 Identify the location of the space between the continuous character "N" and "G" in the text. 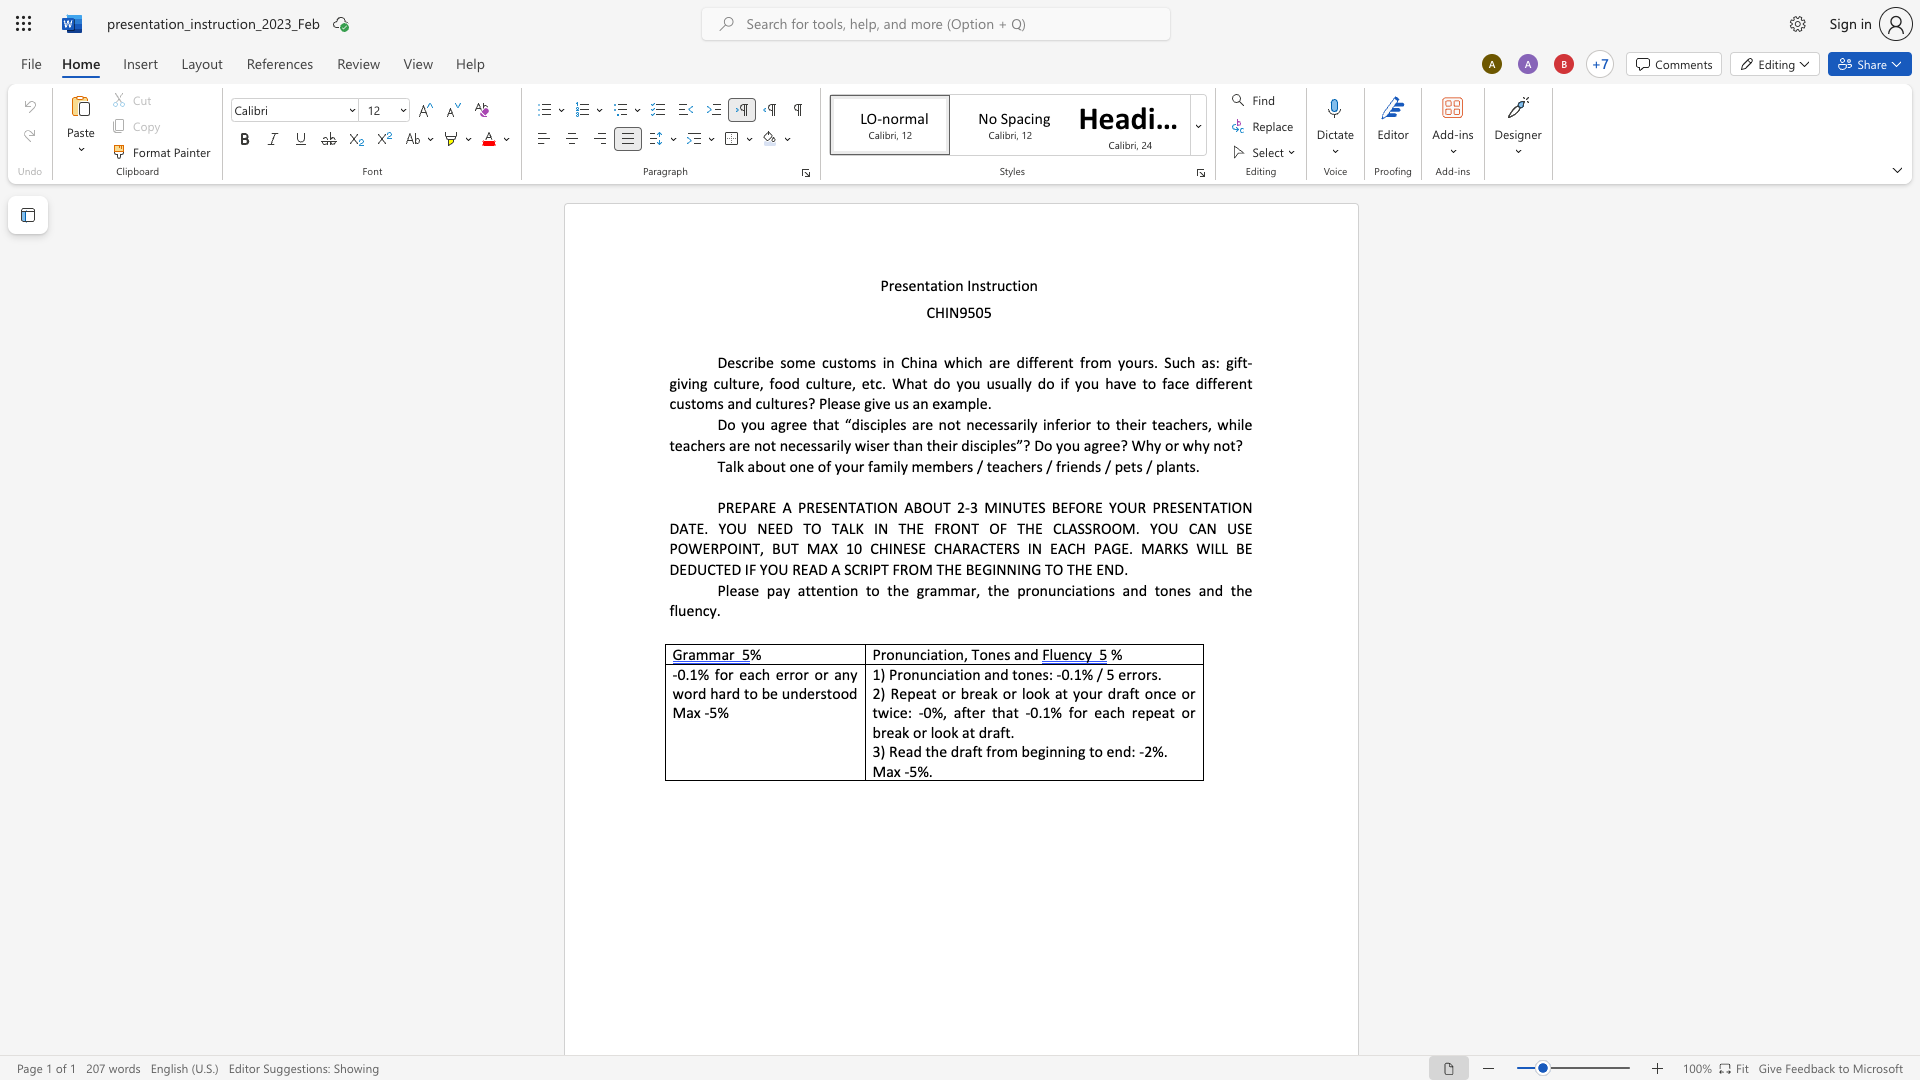
(1031, 569).